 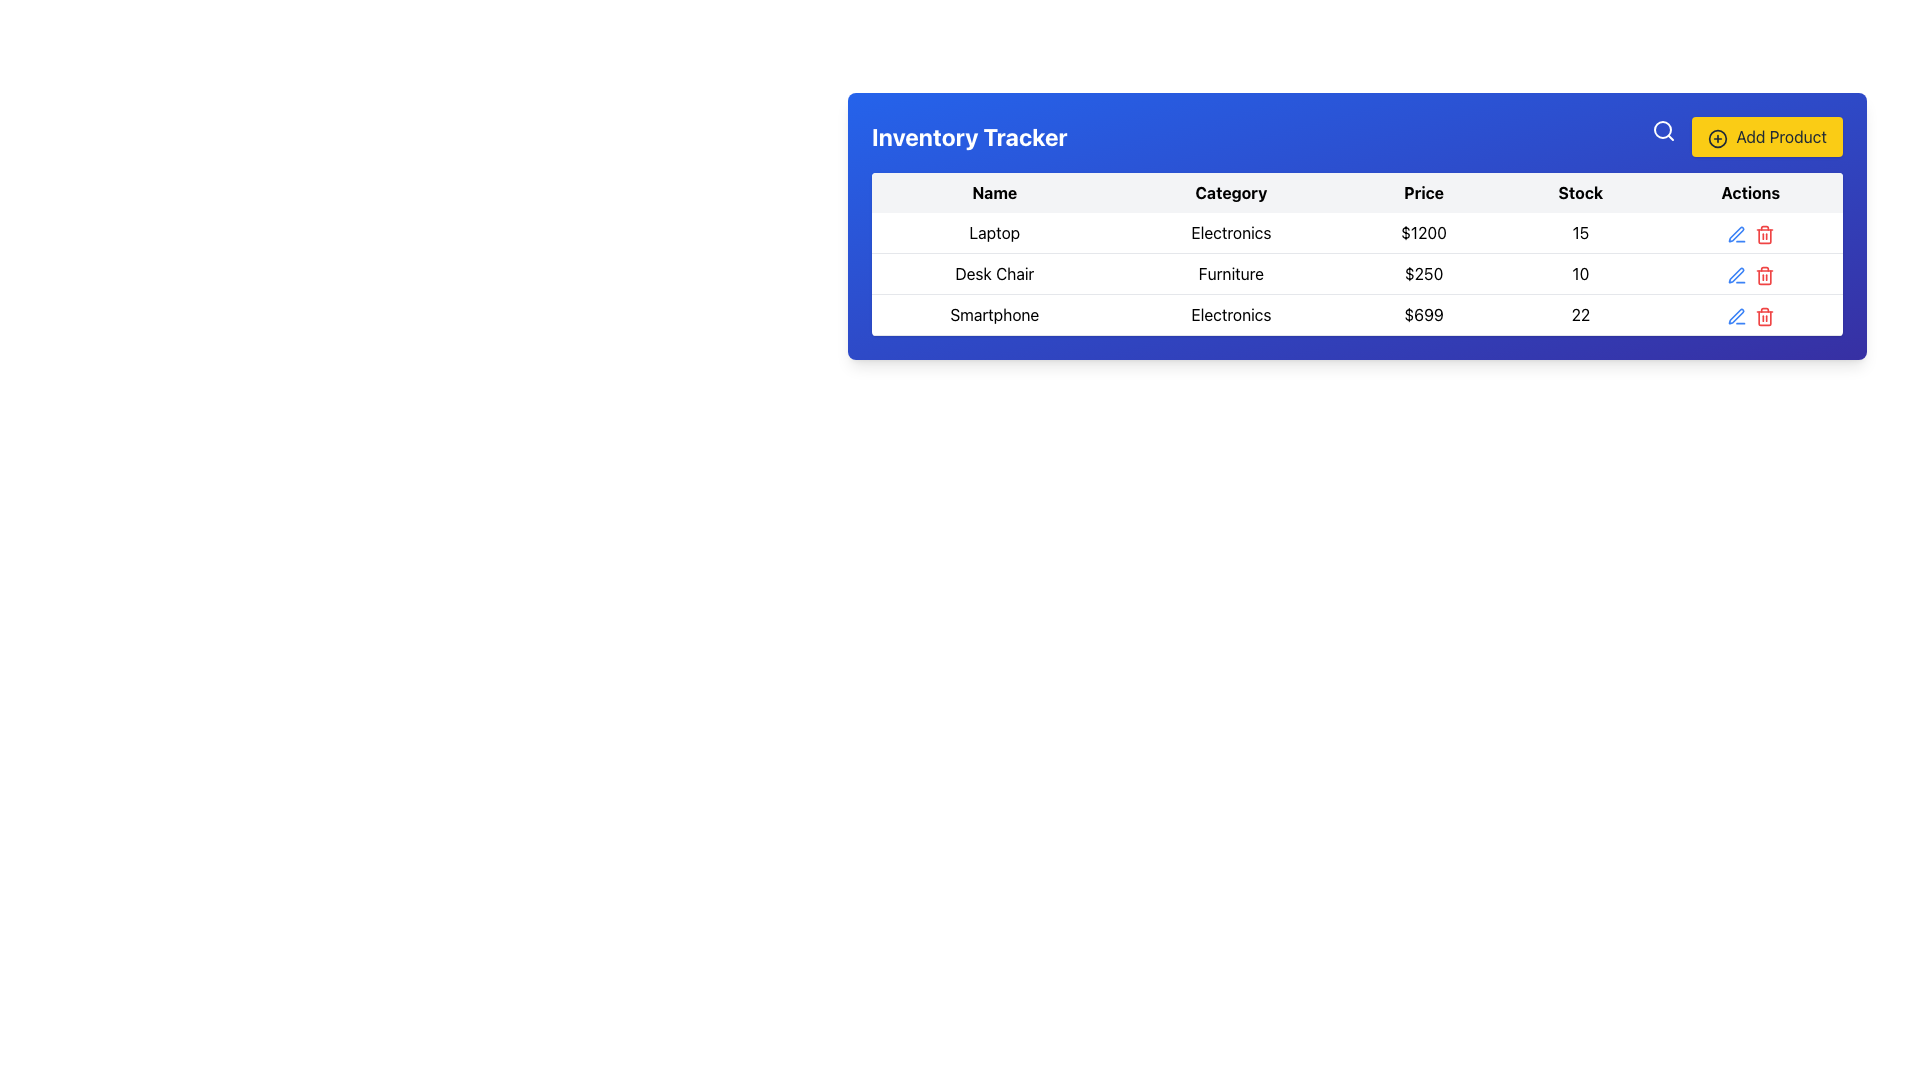 I want to click on the 'Stock' header label in the table, which is the fourth label in a sequence of five headers, positioned between 'Price' and 'Actions', so click(x=1579, y=192).